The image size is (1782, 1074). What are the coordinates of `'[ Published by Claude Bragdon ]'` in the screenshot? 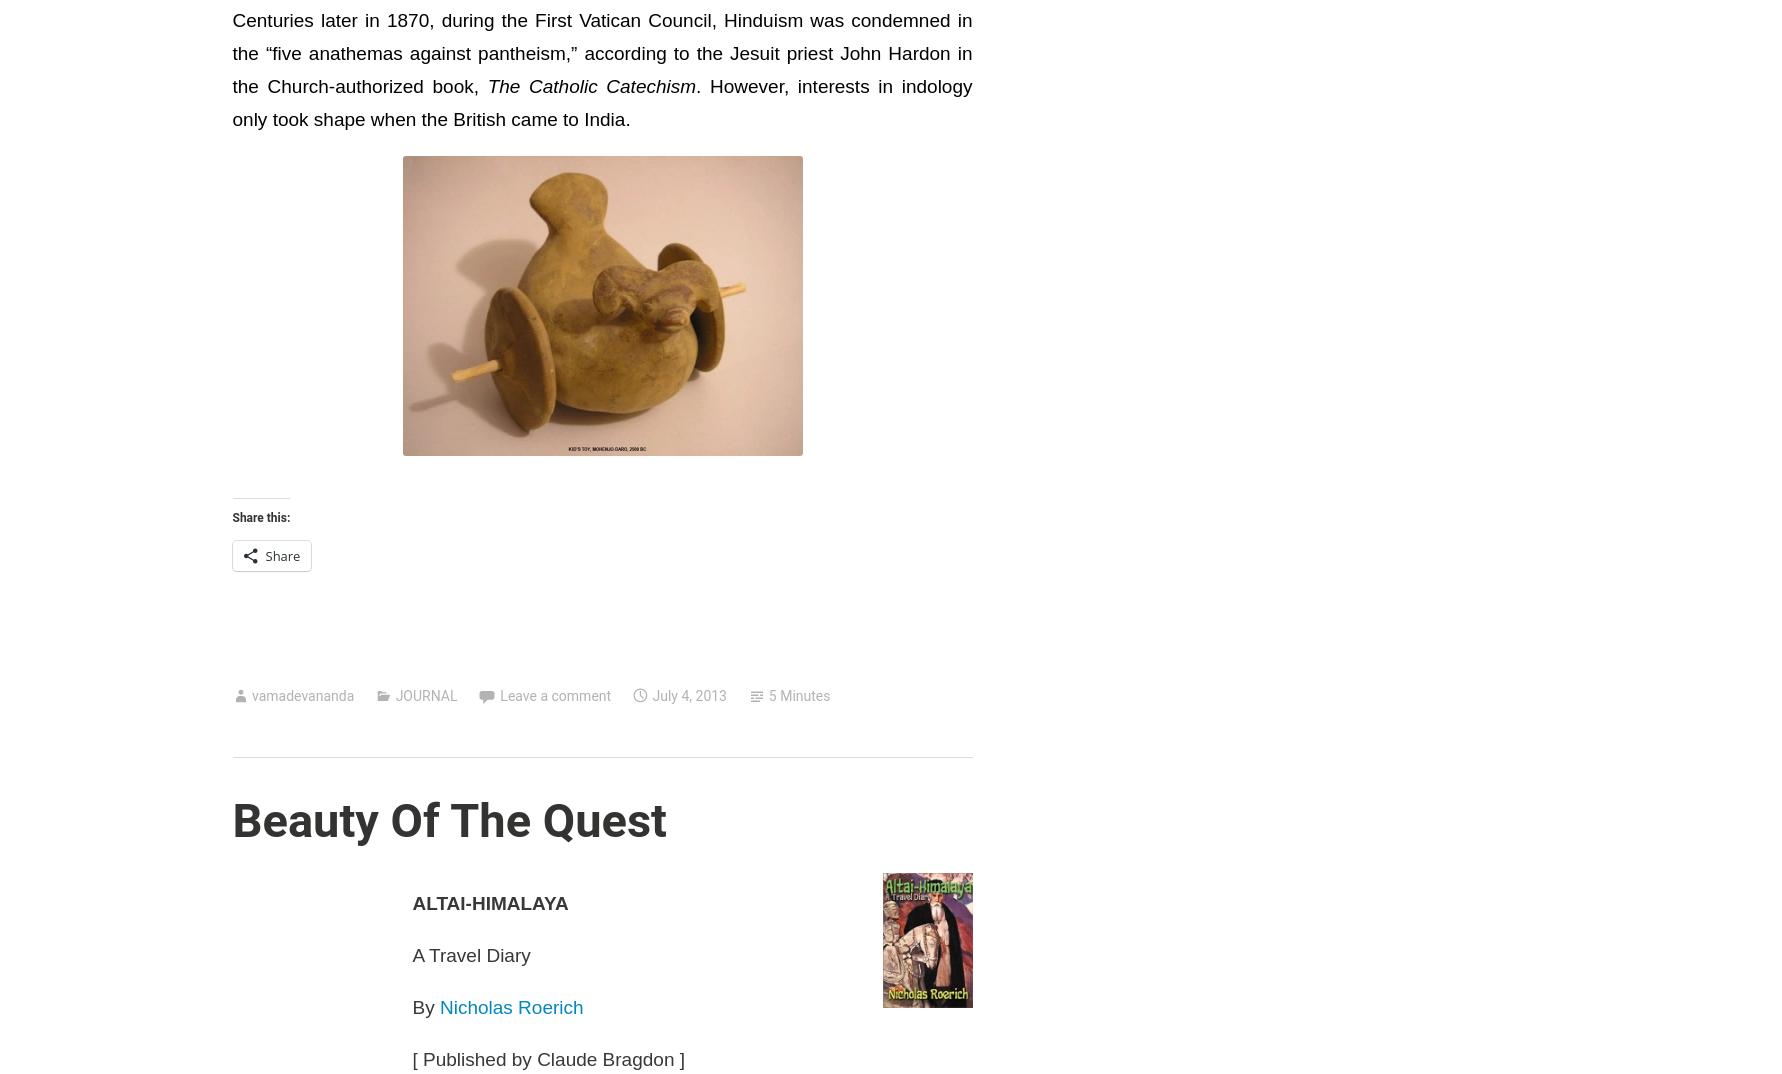 It's located at (548, 1059).